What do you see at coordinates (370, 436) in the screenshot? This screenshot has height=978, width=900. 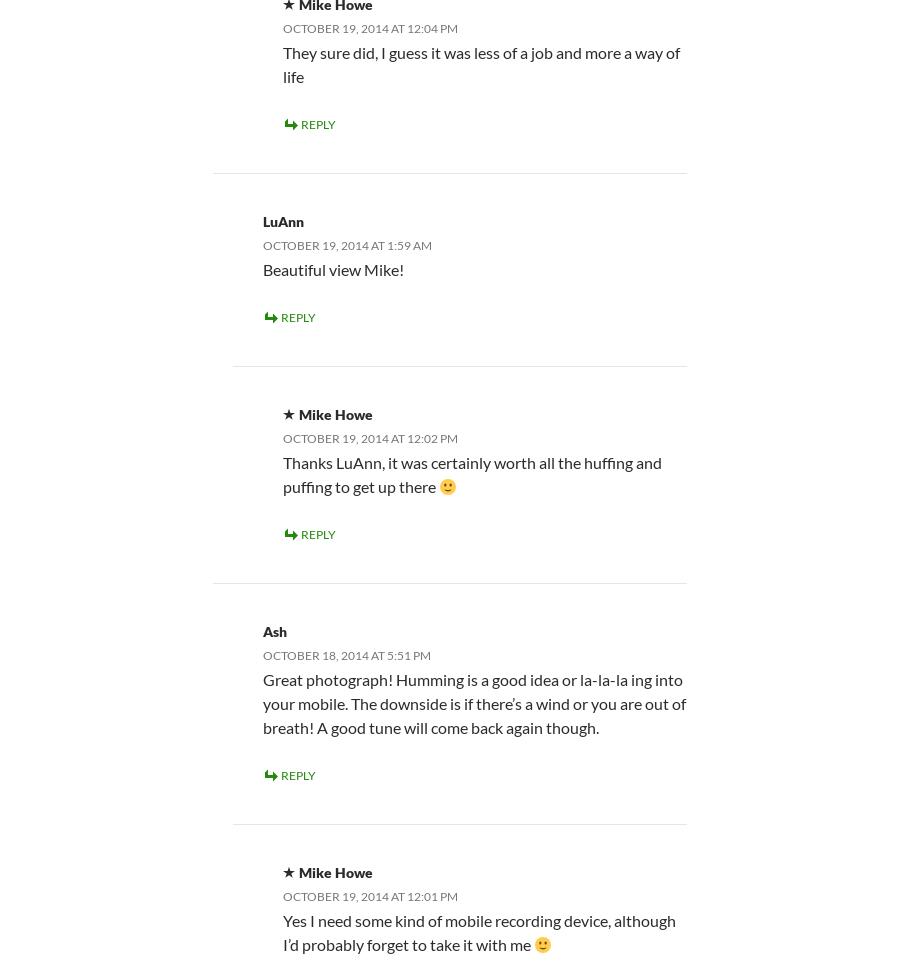 I see `'October 19, 2014 at 12:02 pm'` at bounding box center [370, 436].